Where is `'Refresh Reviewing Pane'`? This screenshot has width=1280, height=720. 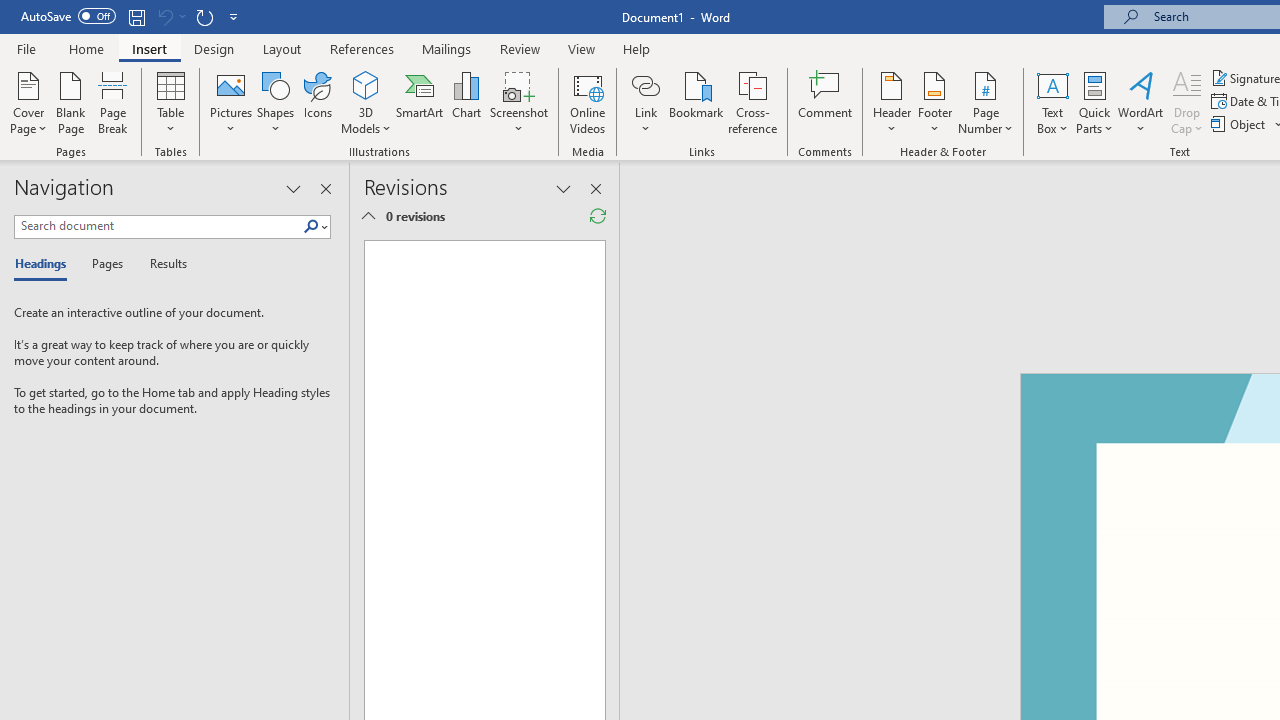
'Refresh Reviewing Pane' is located at coordinates (596, 216).